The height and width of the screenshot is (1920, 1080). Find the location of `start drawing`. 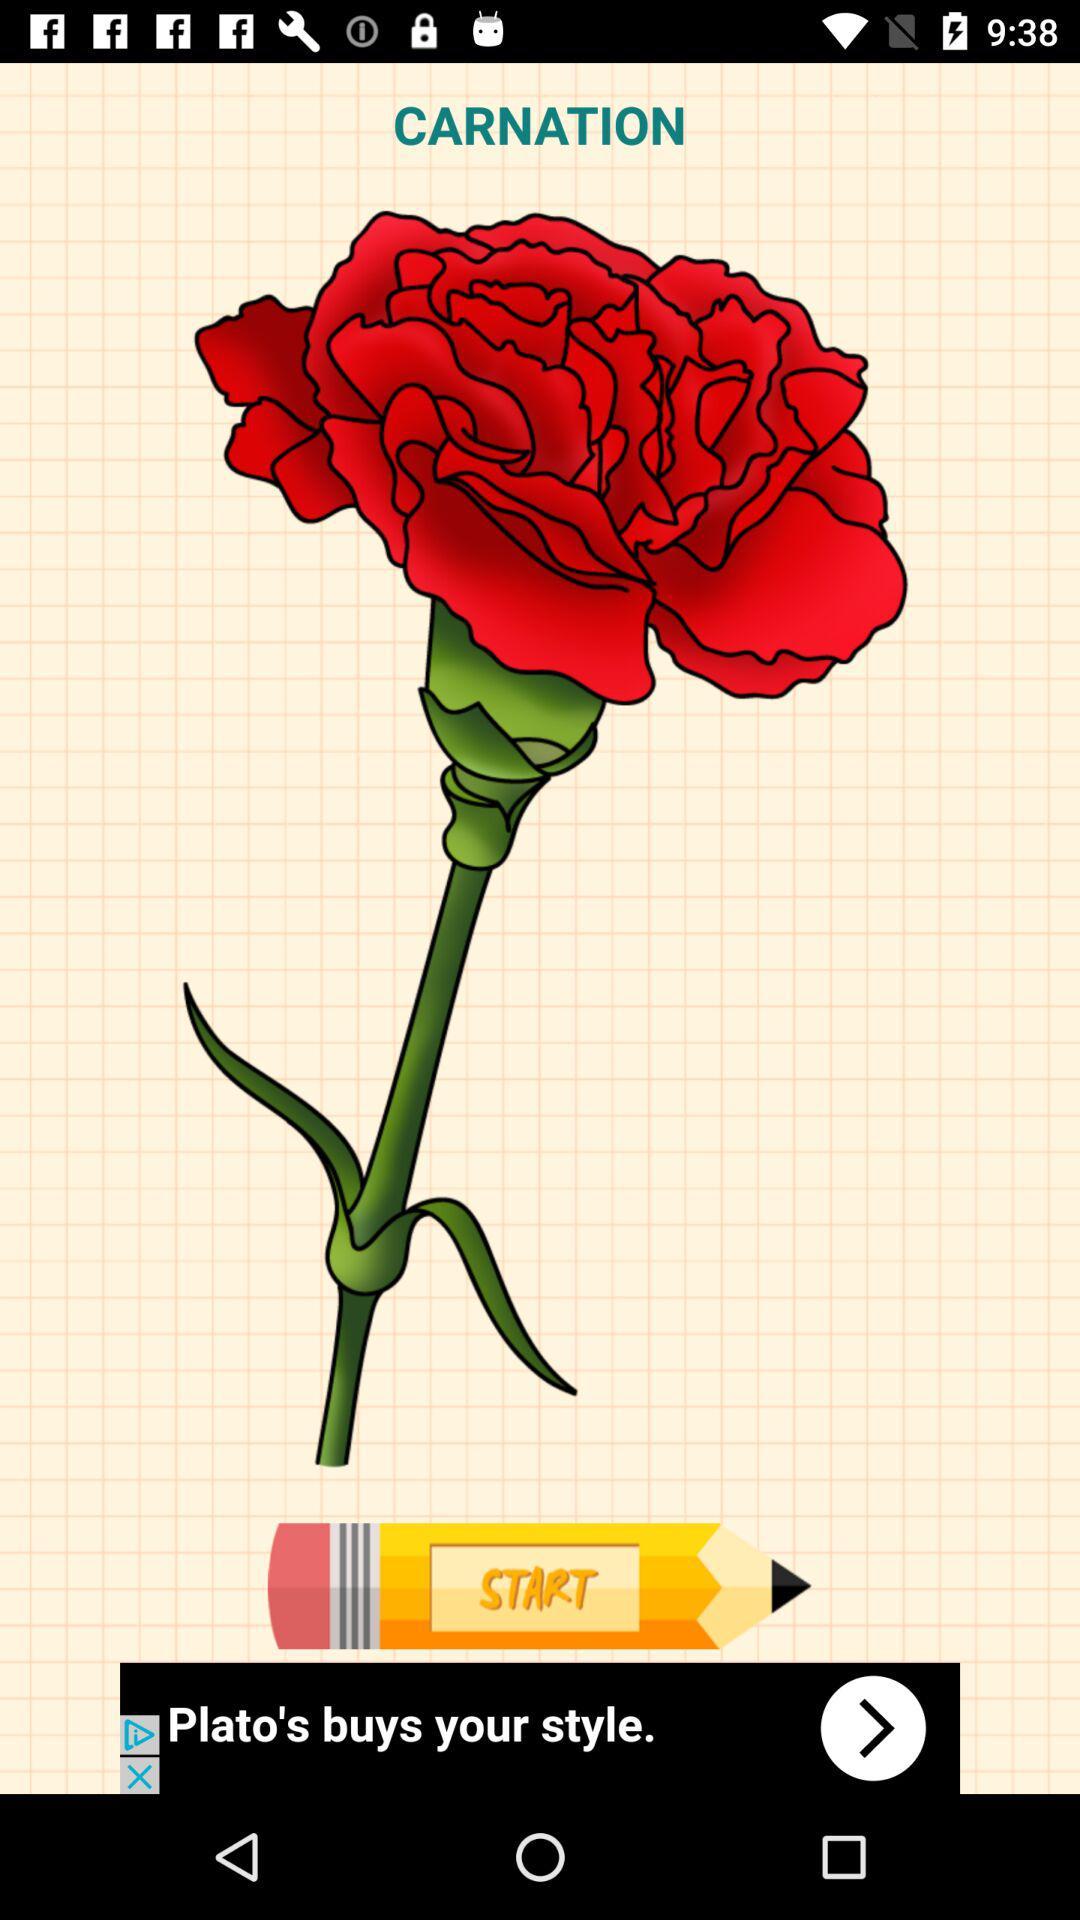

start drawing is located at coordinates (538, 1585).